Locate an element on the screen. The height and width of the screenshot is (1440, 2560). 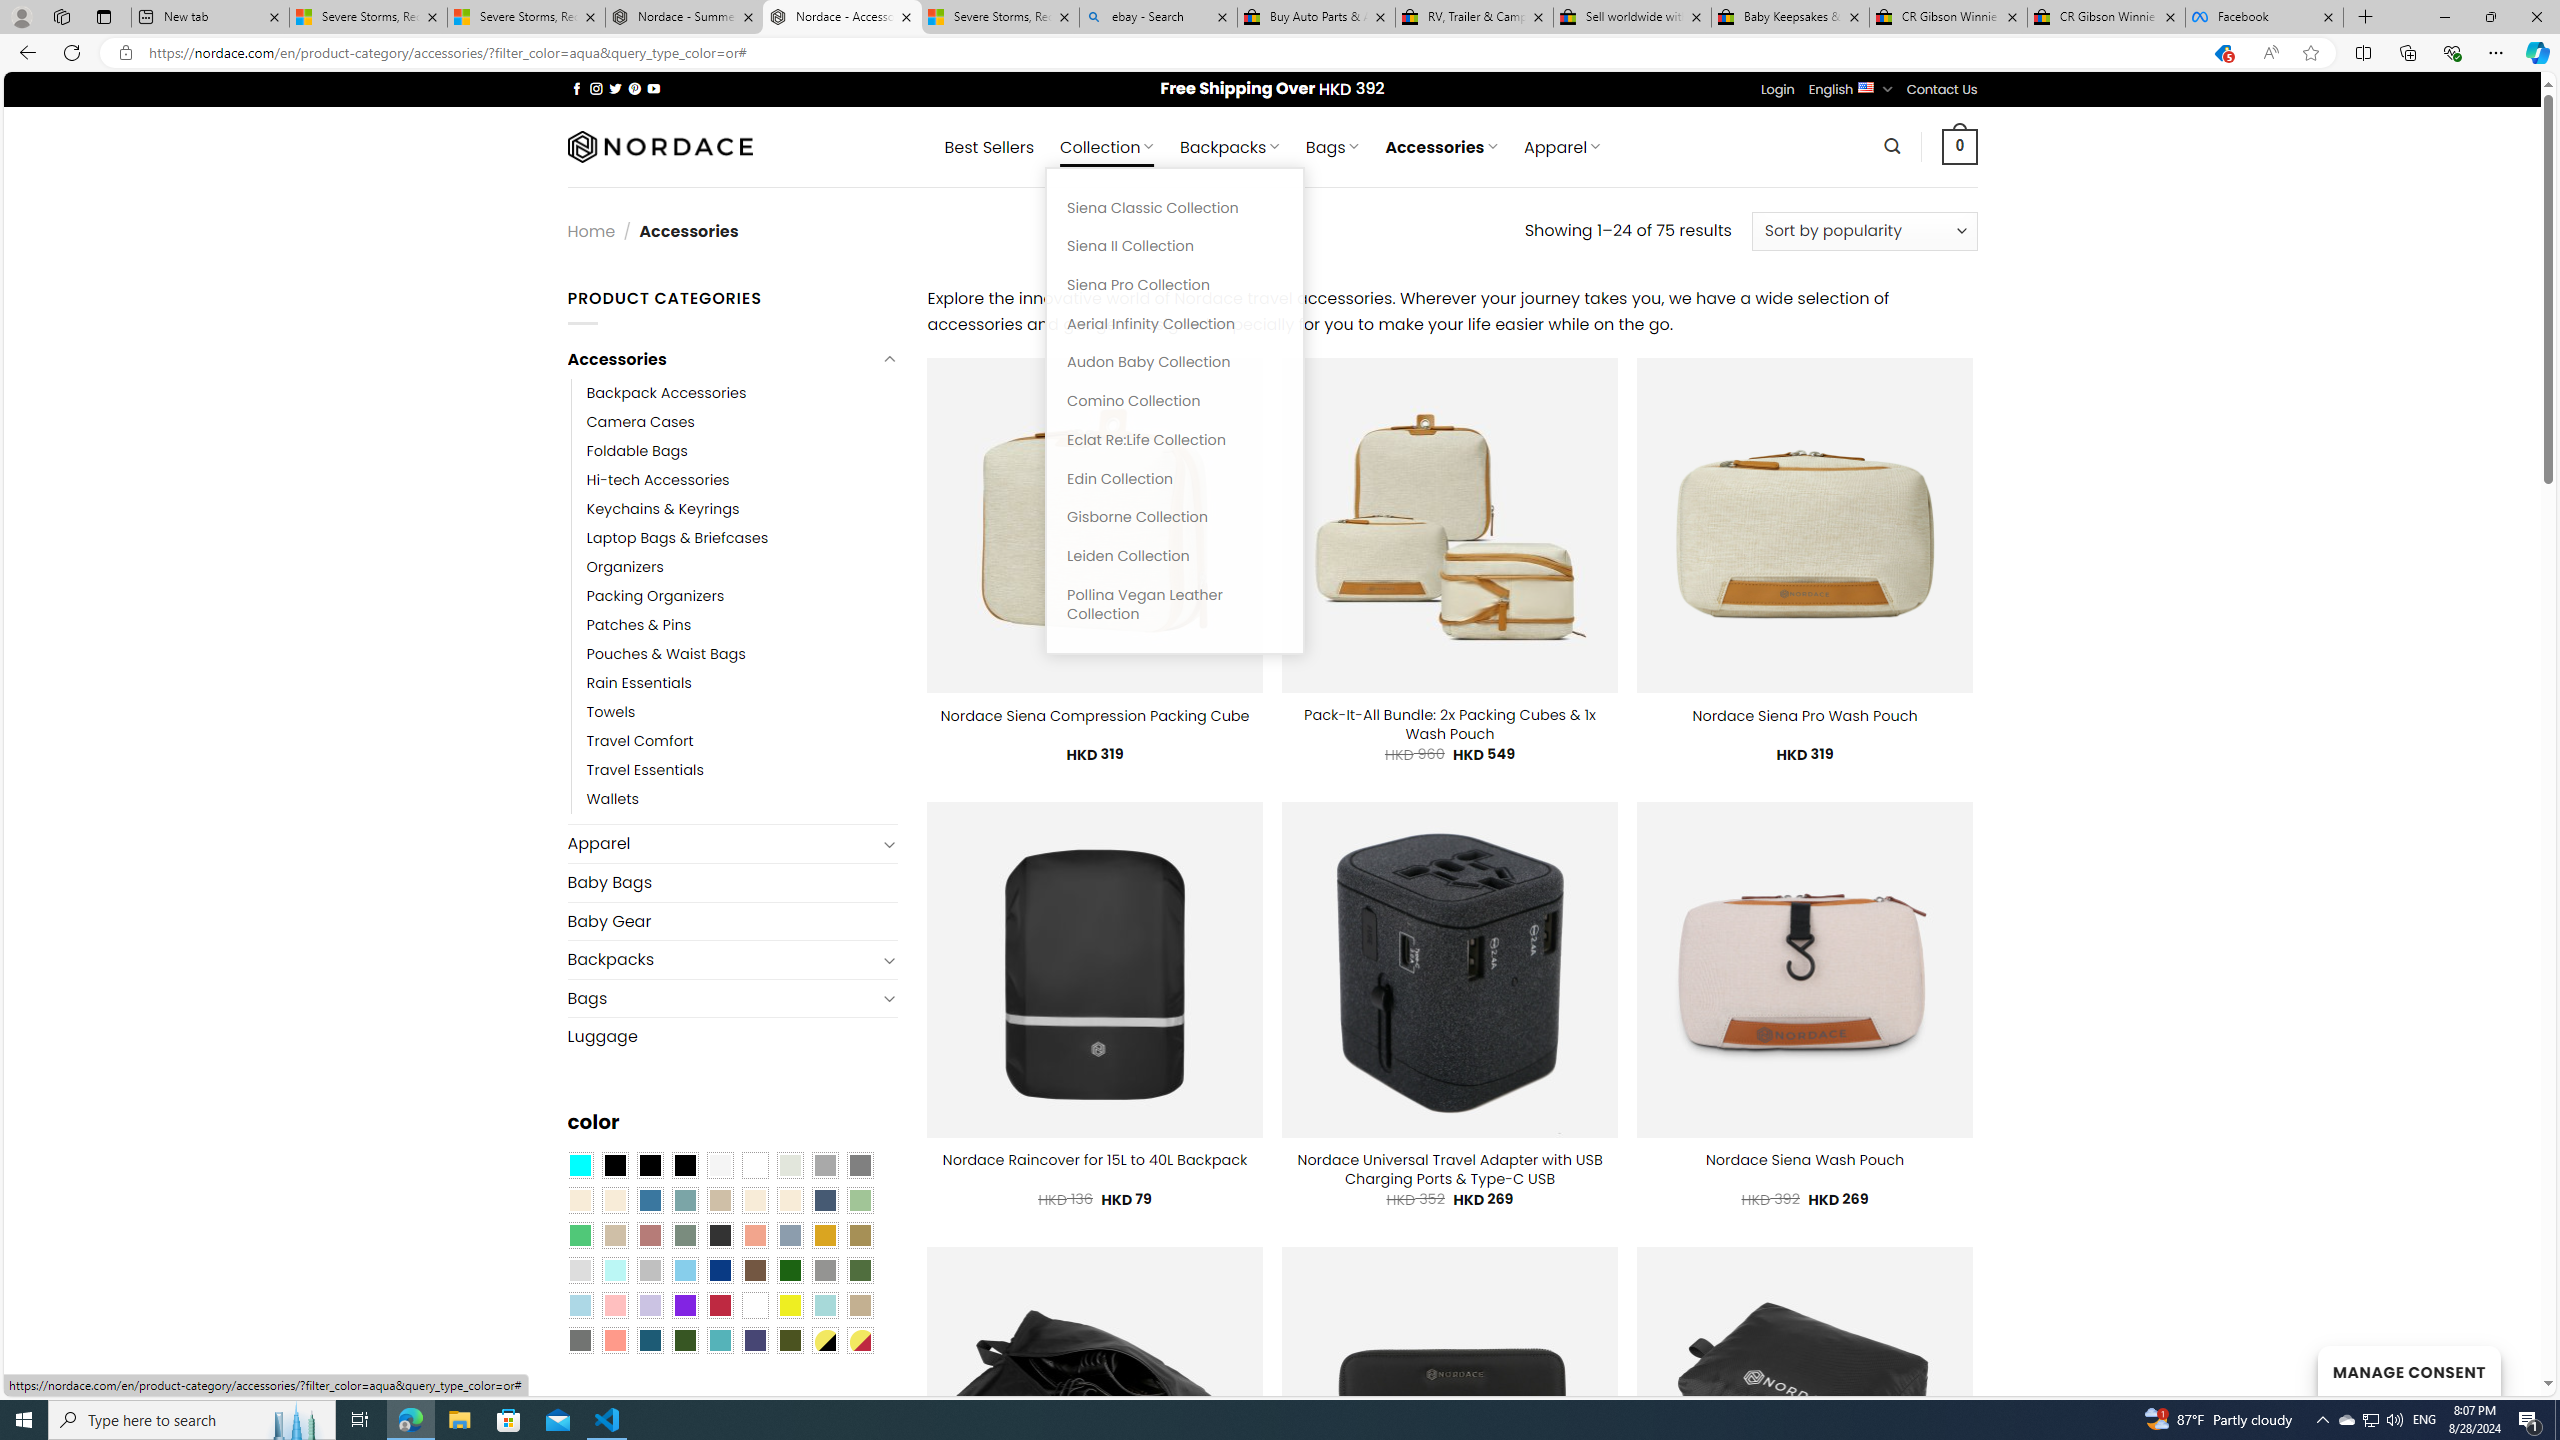
'Purple Navy' is located at coordinates (754, 1340).